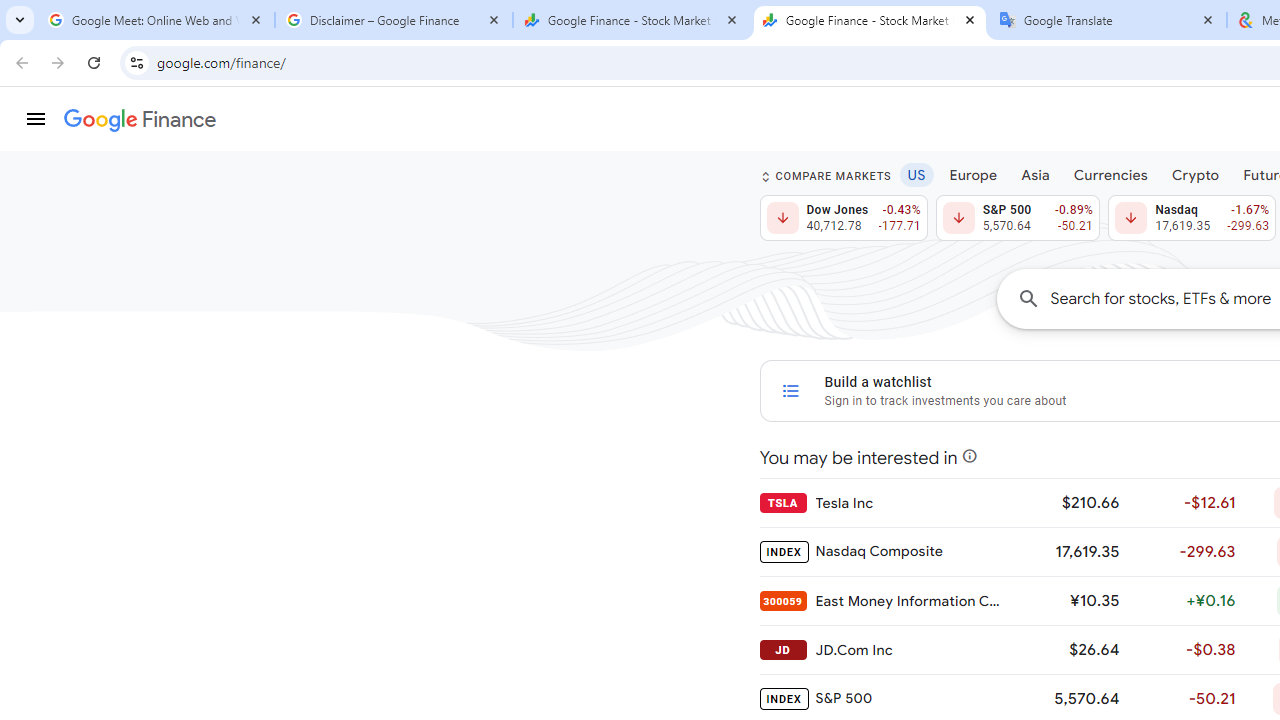  I want to click on 'COMPARE MARKETS', so click(825, 175).